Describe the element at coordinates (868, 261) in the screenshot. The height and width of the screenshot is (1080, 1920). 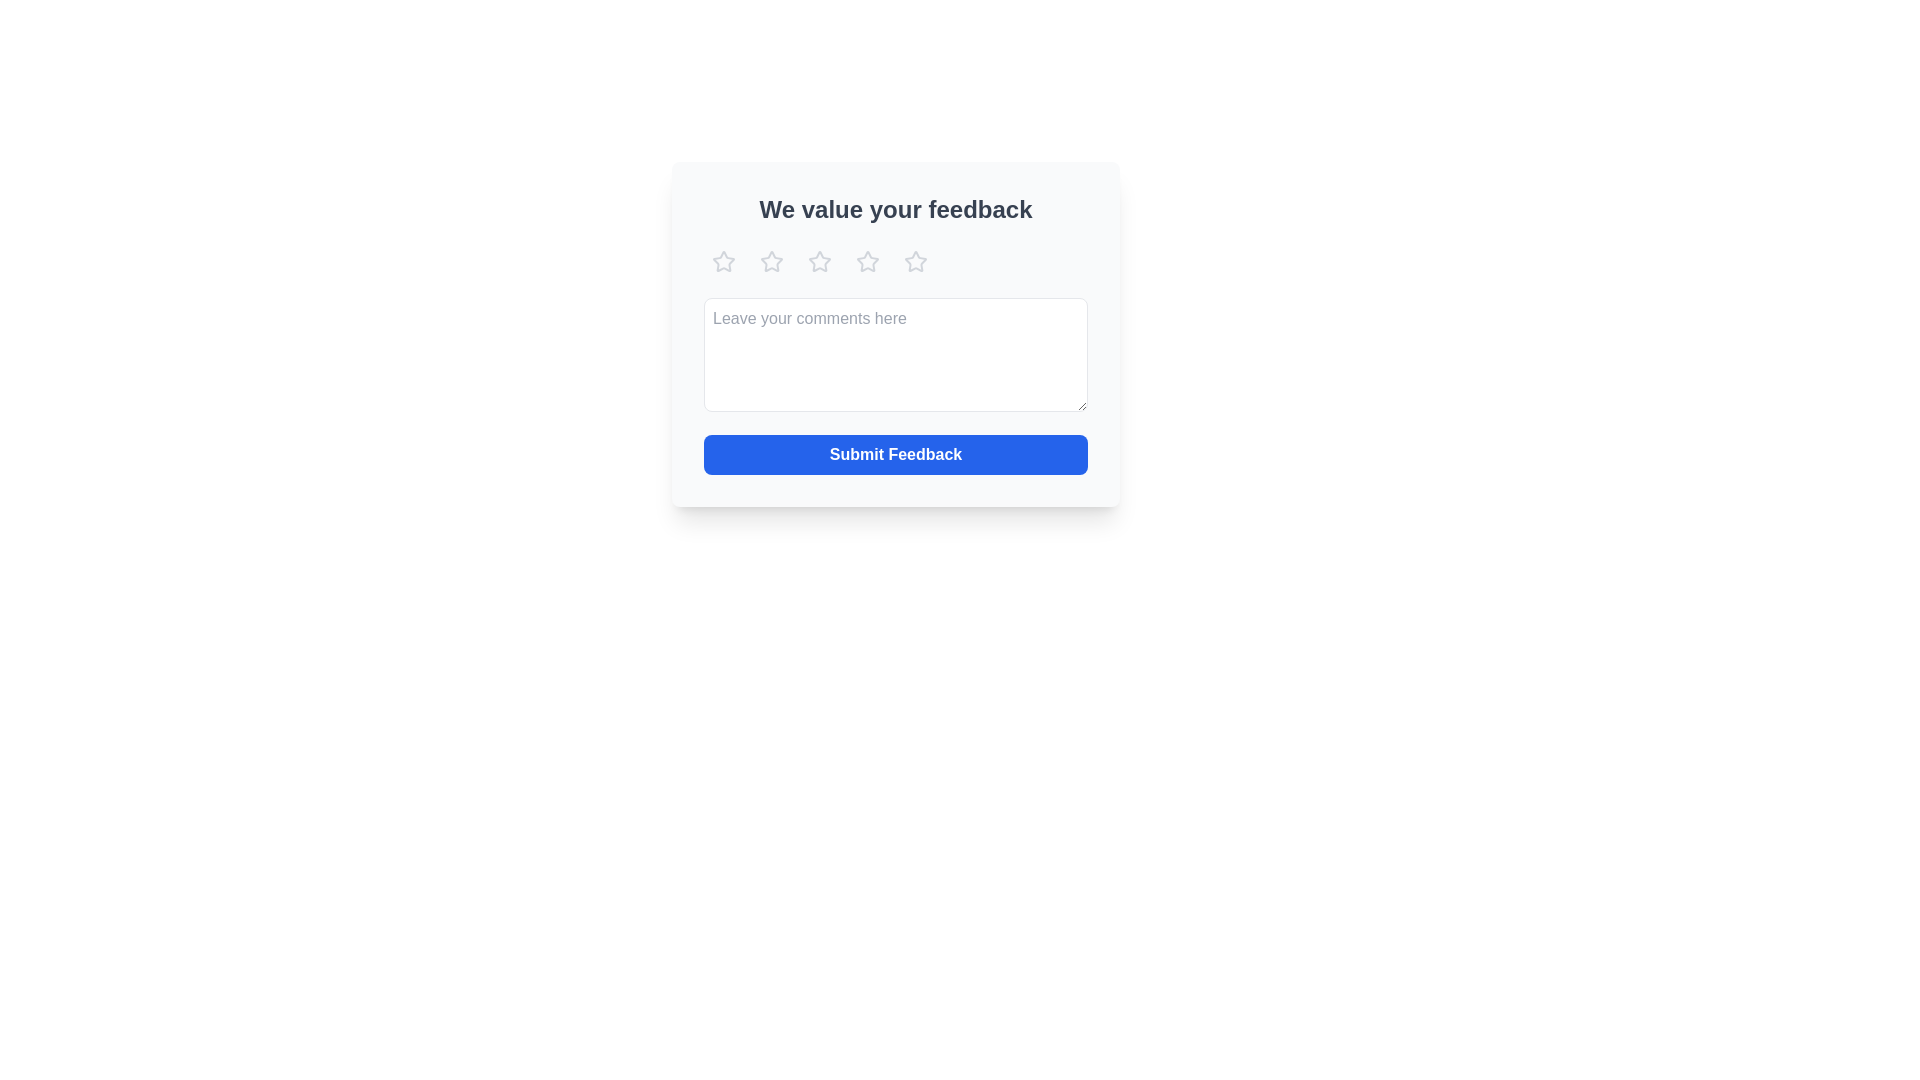
I see `the fourth star in the horizontal row of star icons` at that location.